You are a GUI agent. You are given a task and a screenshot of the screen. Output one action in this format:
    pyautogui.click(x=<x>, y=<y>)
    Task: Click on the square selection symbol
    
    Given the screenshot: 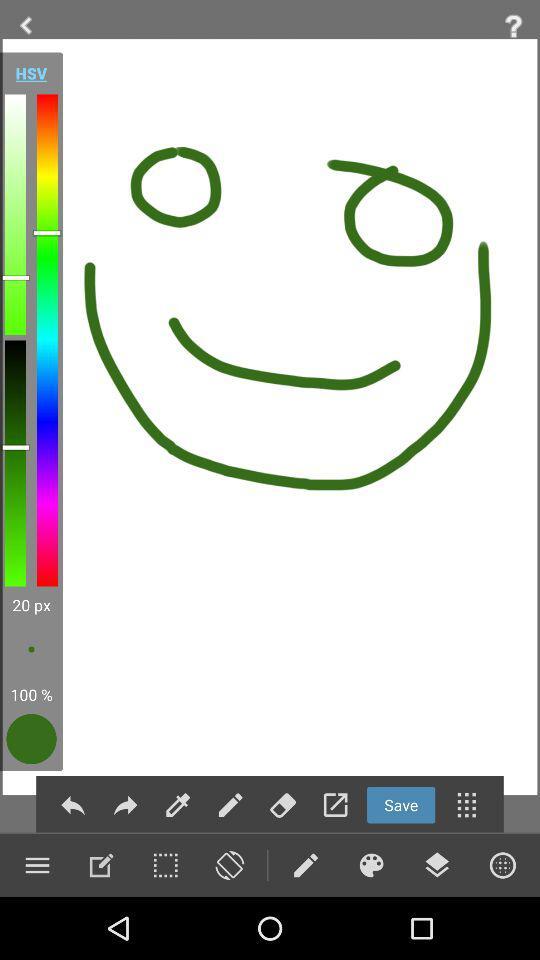 What is the action you would take?
    pyautogui.click(x=164, y=864)
    